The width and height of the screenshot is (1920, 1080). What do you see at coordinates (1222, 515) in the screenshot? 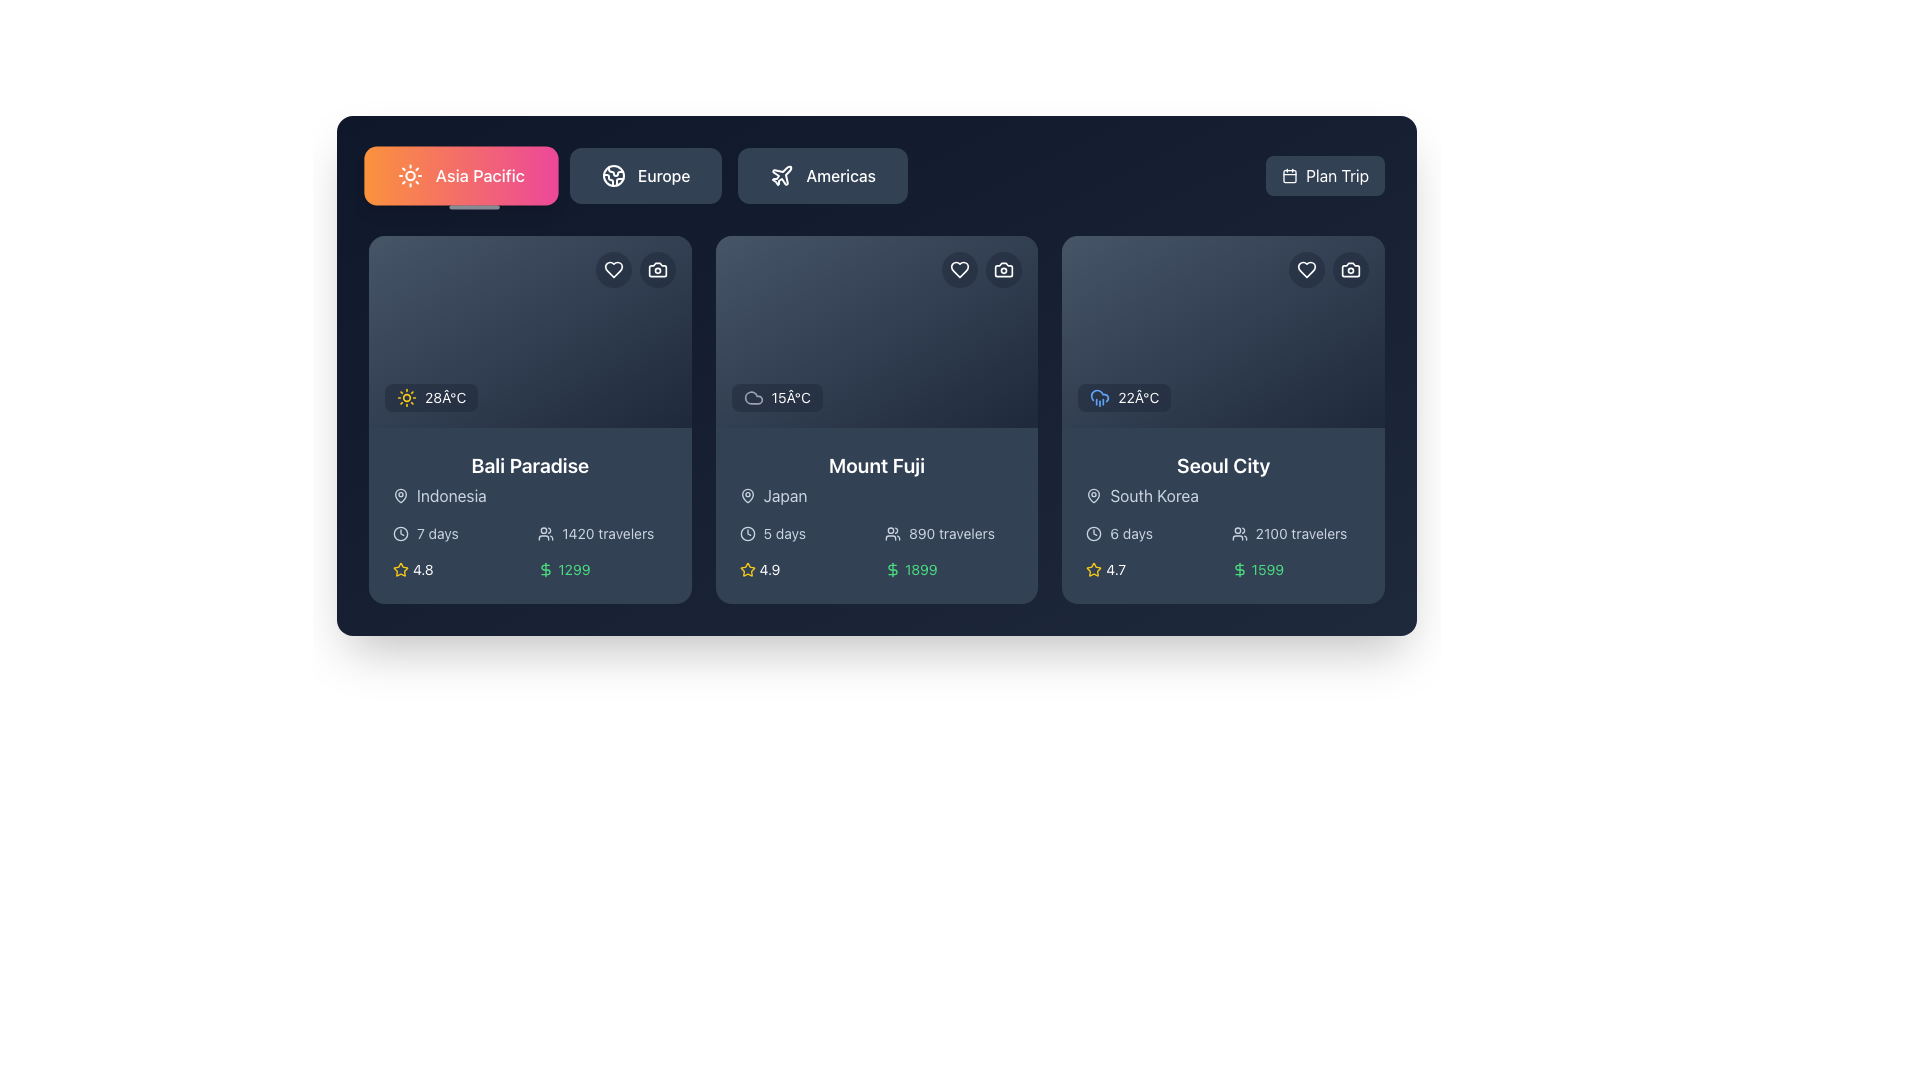
I see `the third card in the horizontal list that provides information about a specific travel destination` at bounding box center [1222, 515].